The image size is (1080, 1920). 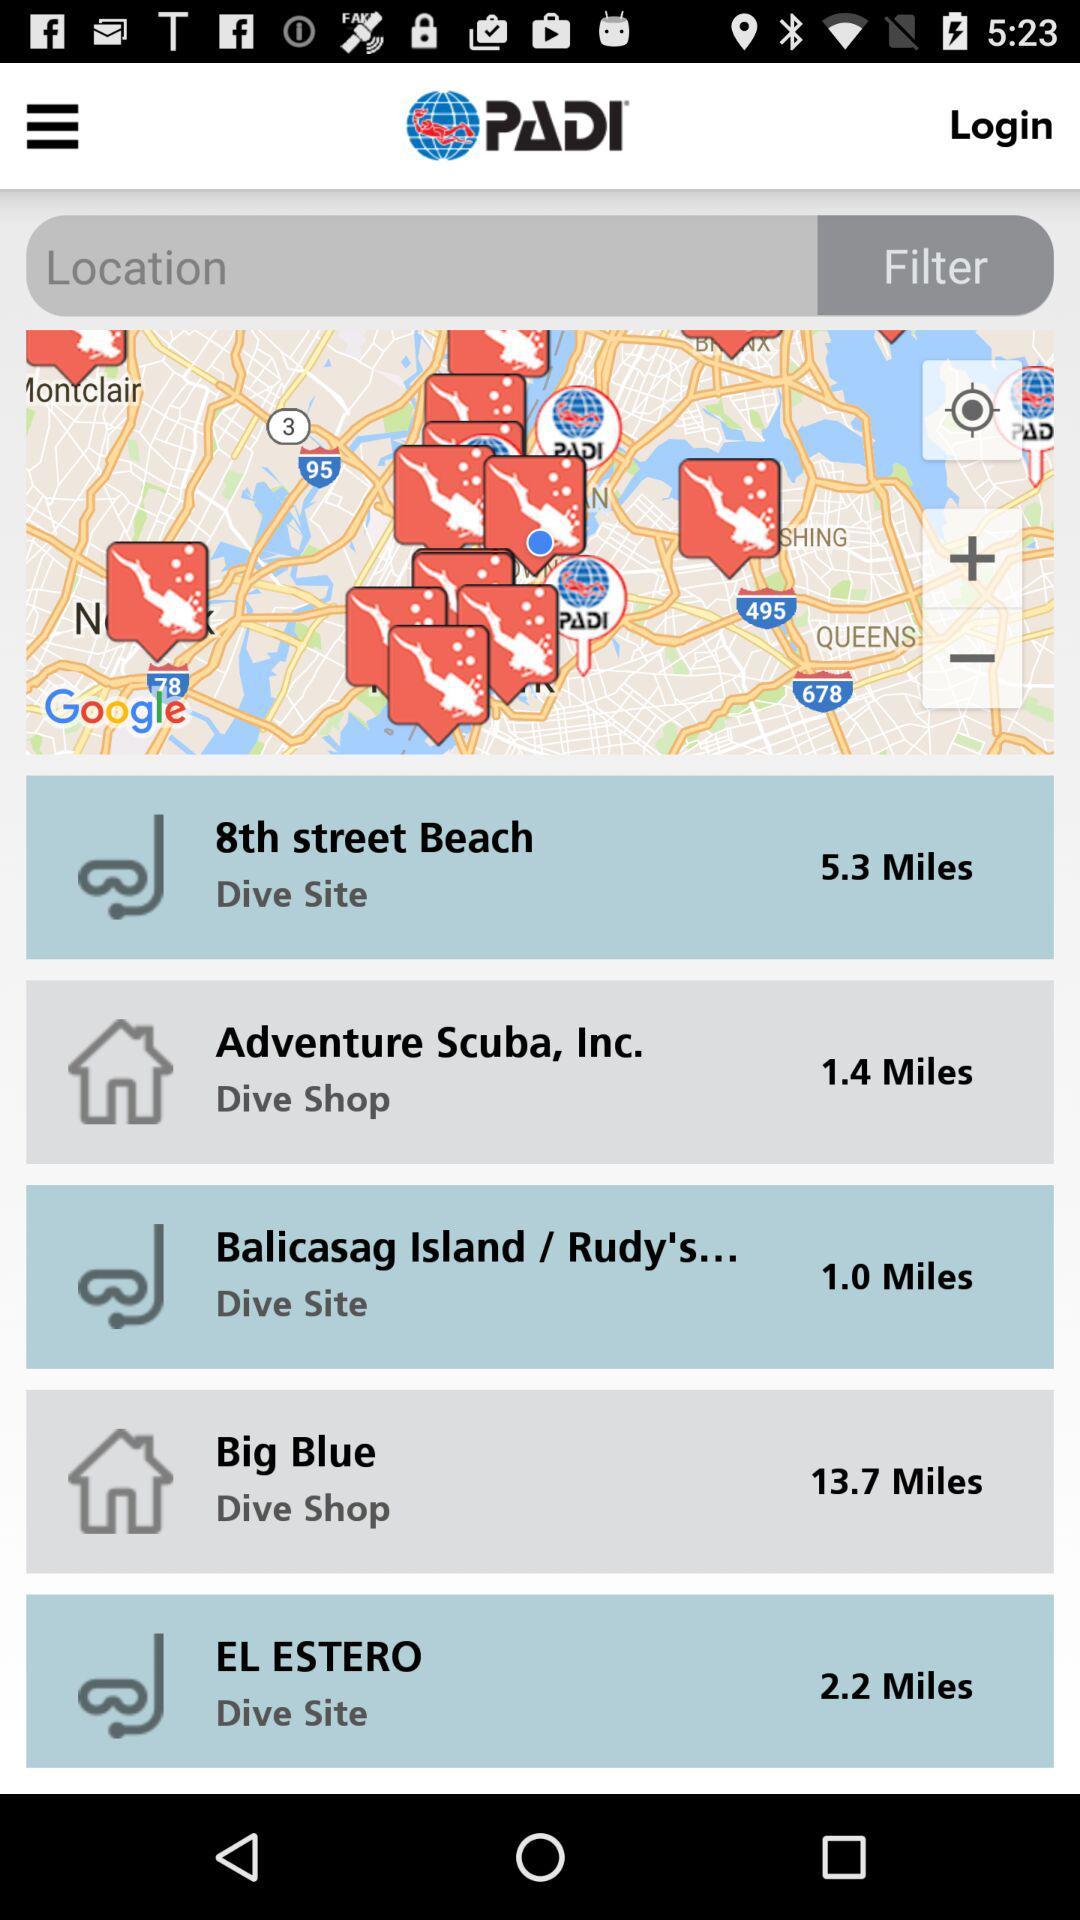 I want to click on adventure scuba, inc., so click(x=490, y=1026).